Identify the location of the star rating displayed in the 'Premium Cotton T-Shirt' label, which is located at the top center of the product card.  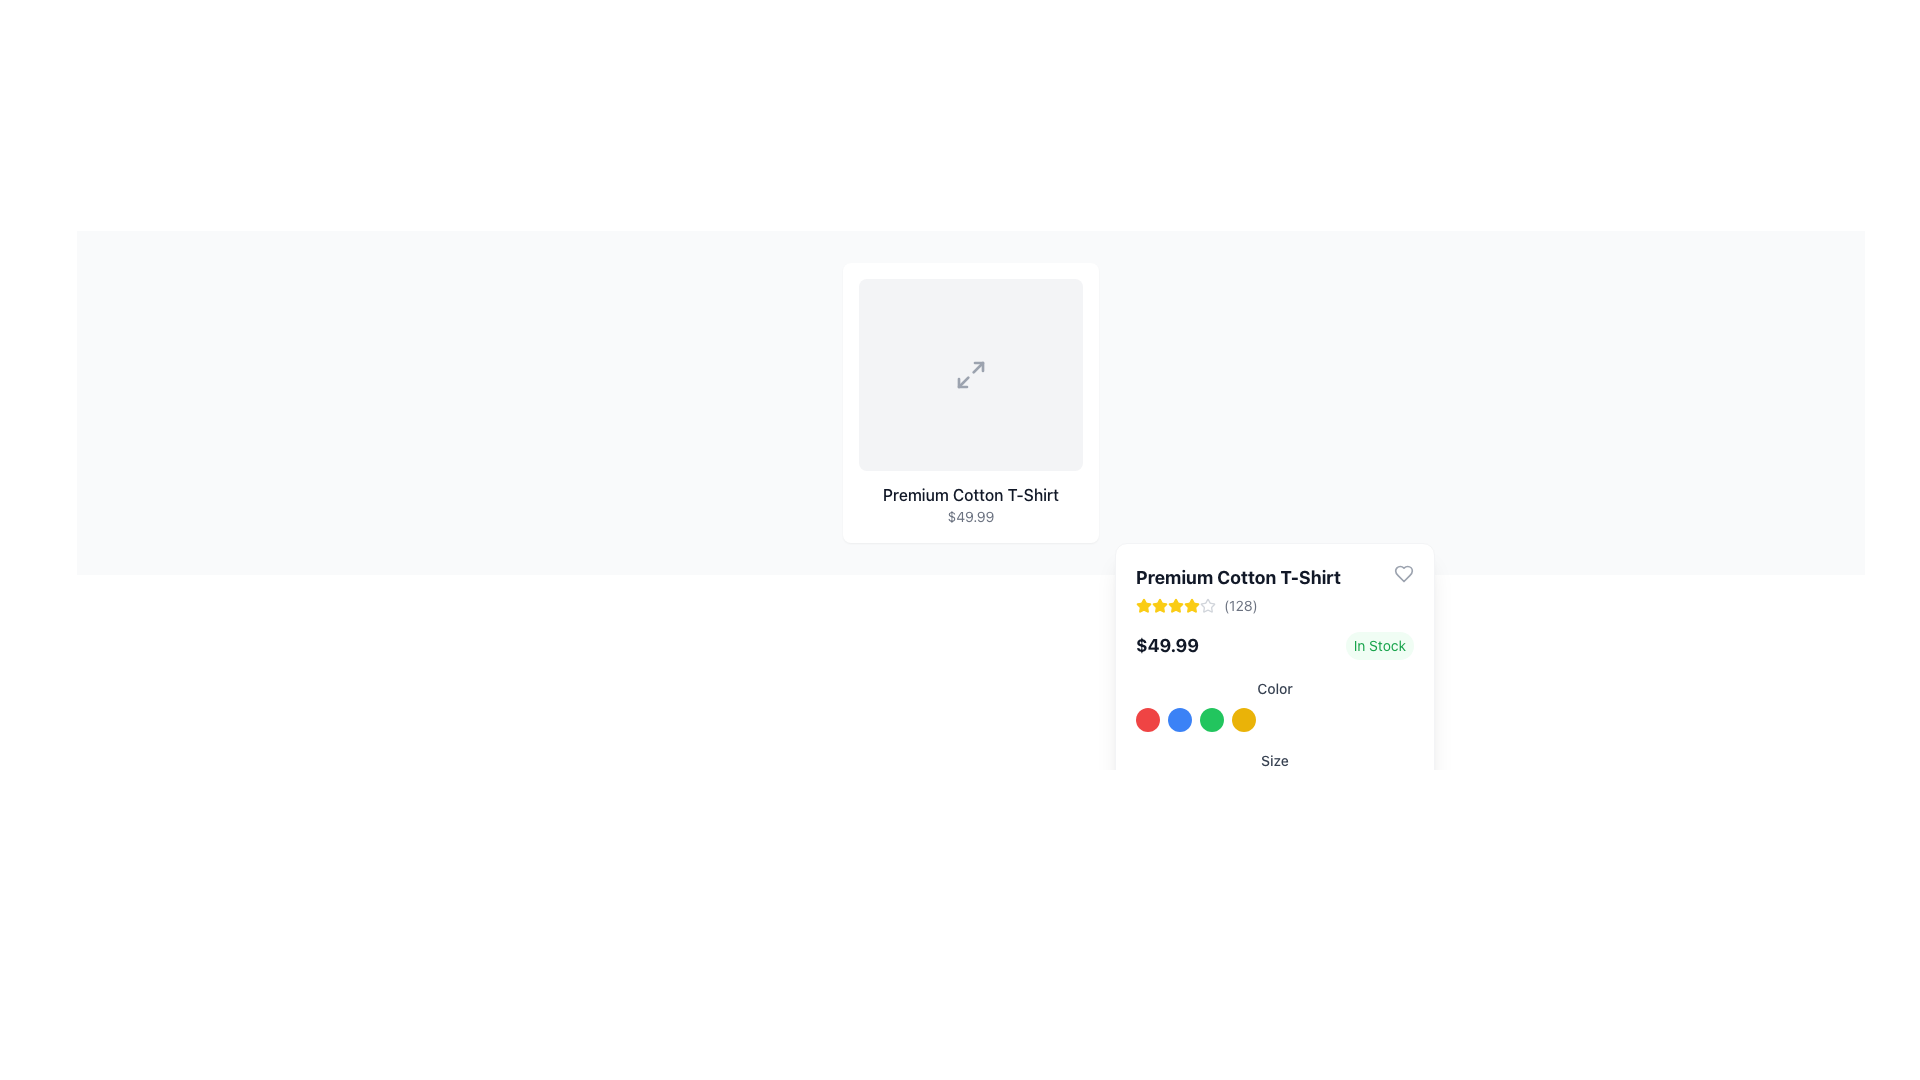
(1237, 589).